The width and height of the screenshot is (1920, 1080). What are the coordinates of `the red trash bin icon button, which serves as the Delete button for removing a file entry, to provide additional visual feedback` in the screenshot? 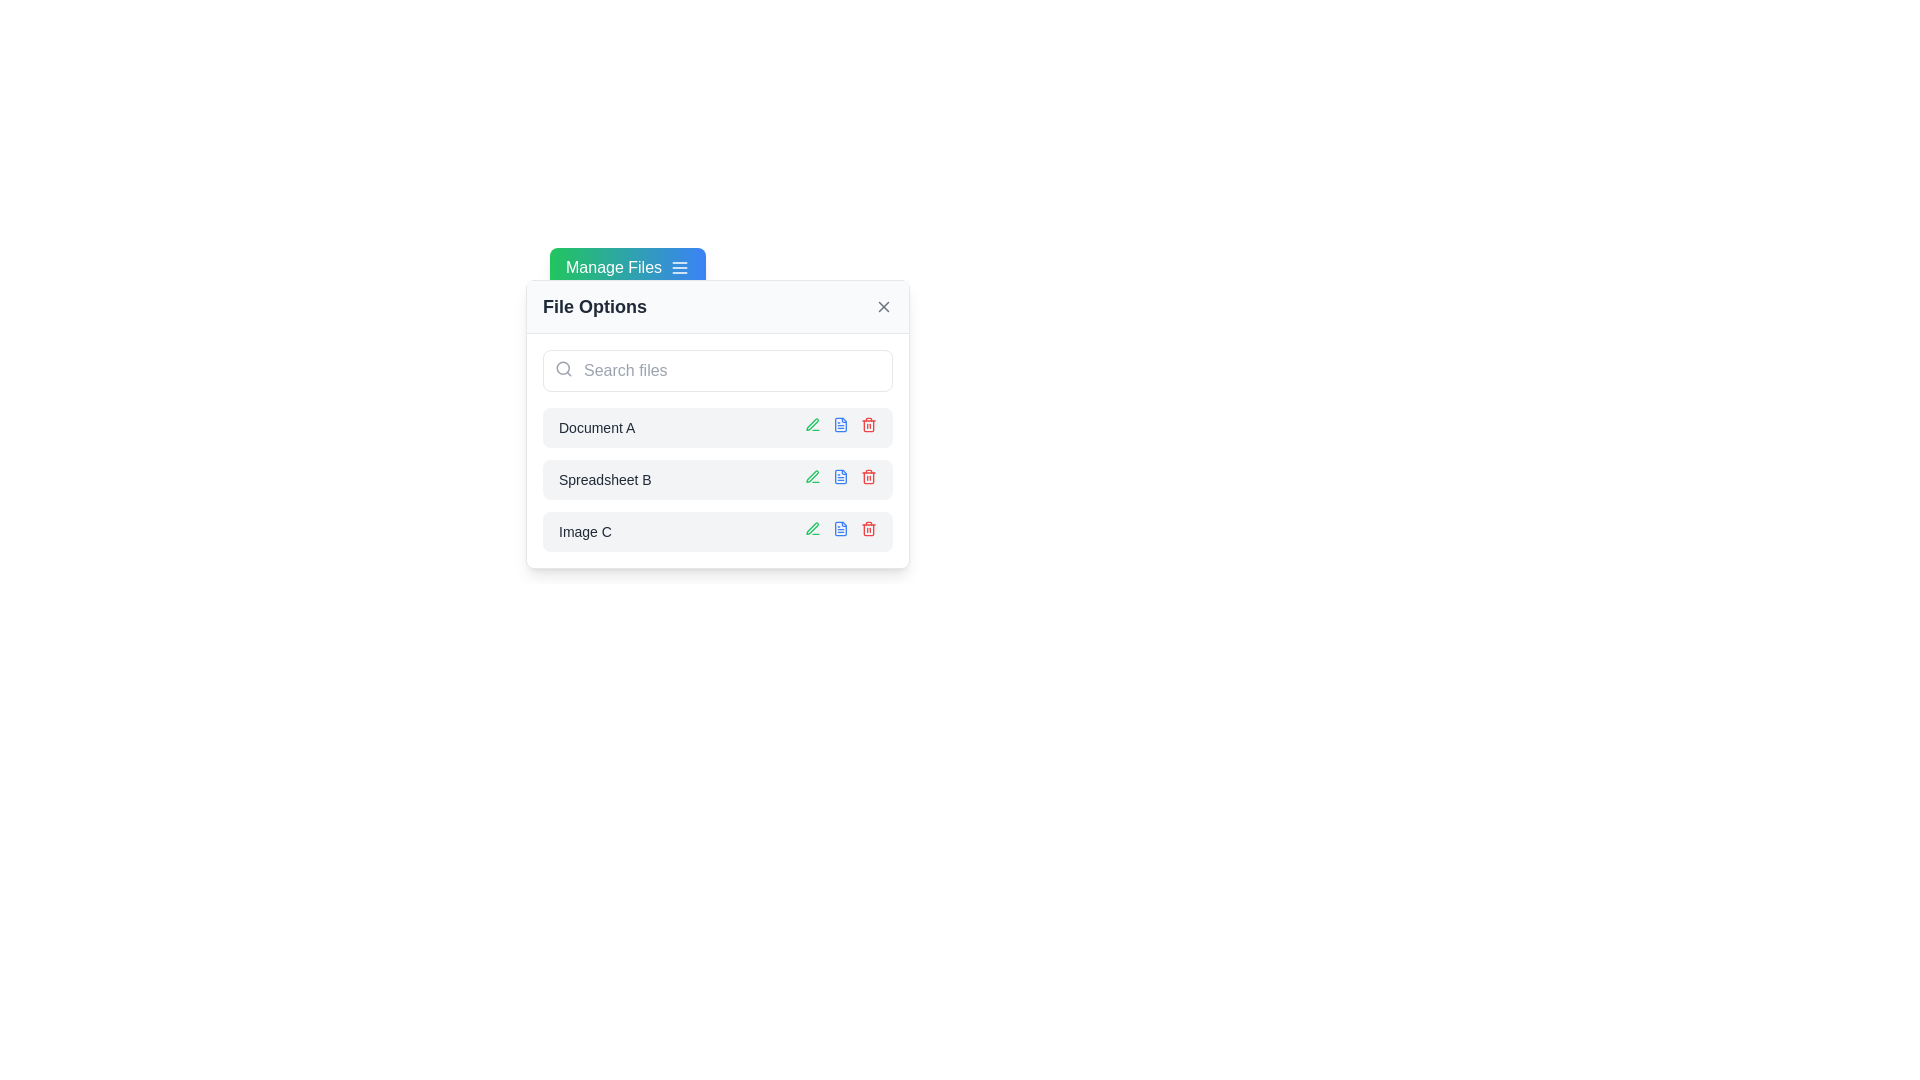 It's located at (868, 527).